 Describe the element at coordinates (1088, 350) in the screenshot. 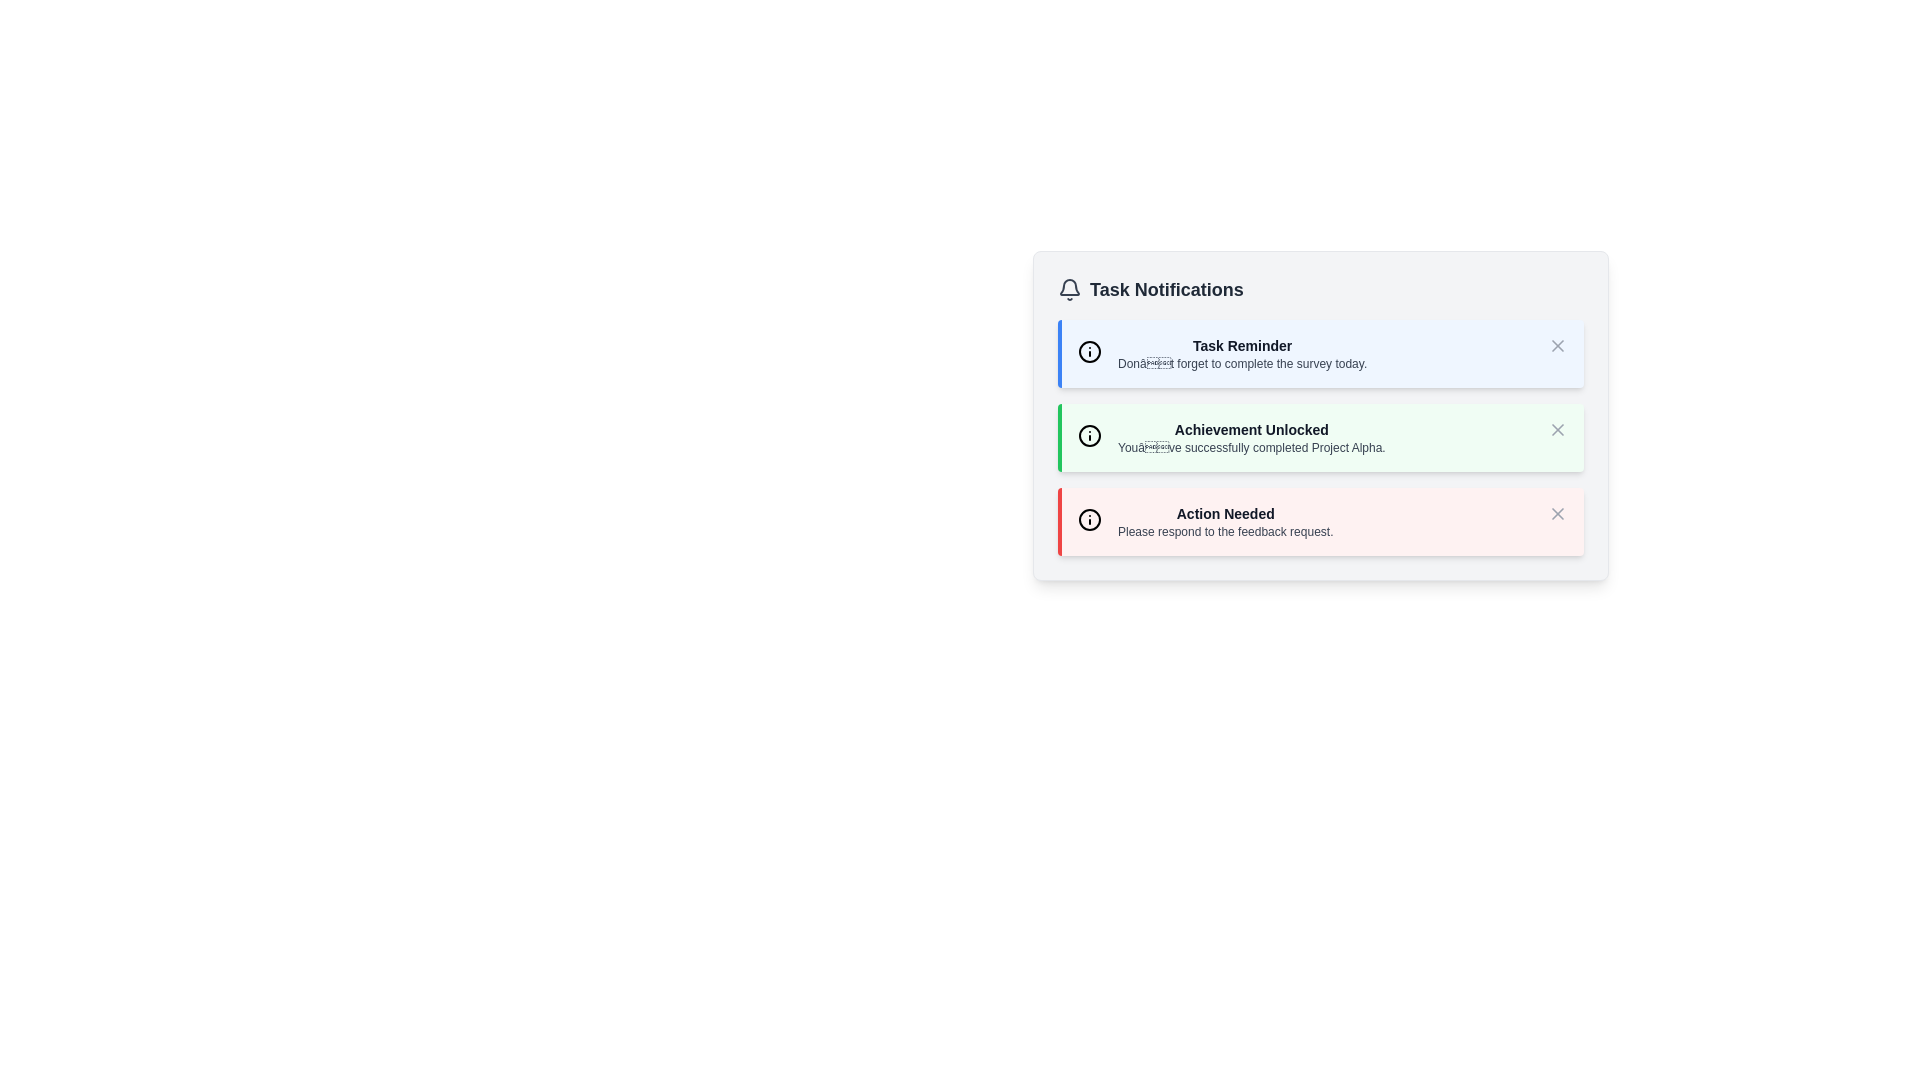

I see `the first SVG Circle Element that serves as a structural component of an icon, aiding in the representation of information or alert in the user interface` at that location.